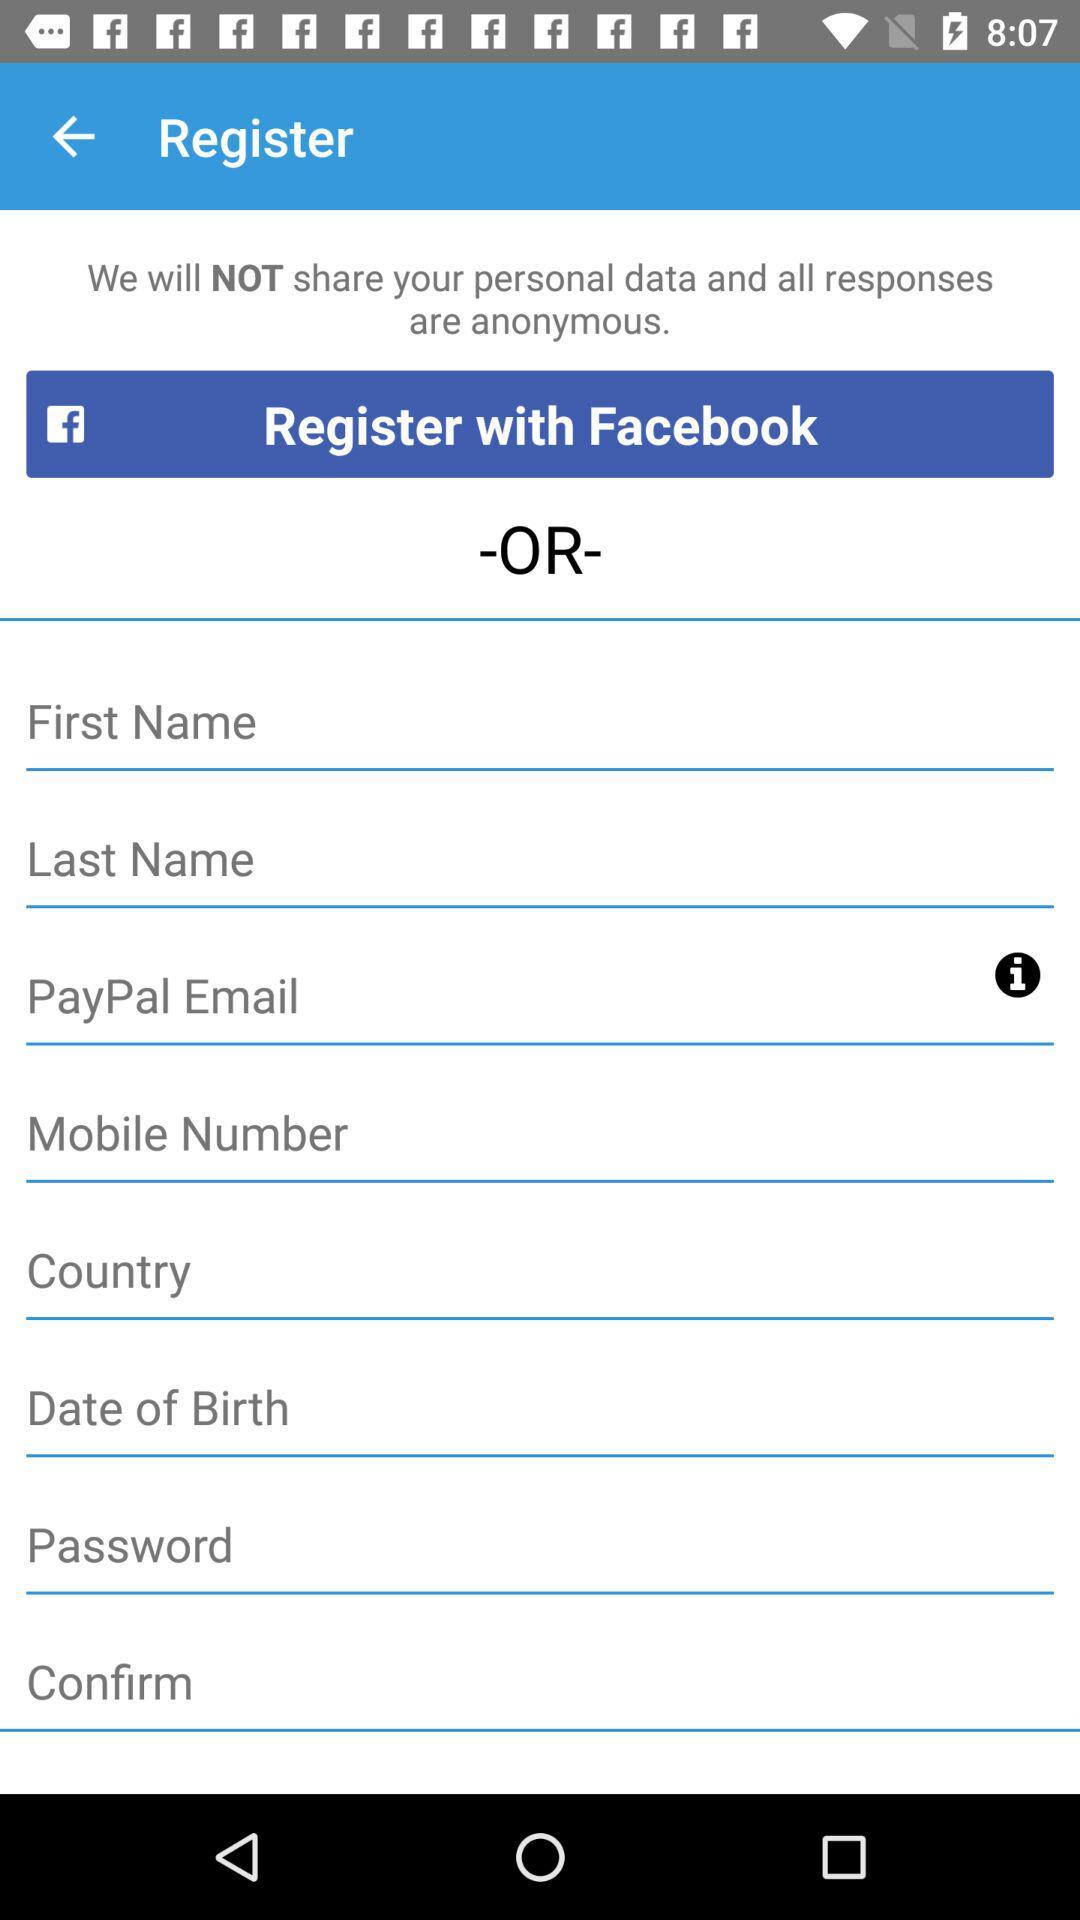 This screenshot has height=1920, width=1080. What do you see at coordinates (1017, 974) in the screenshot?
I see `the item on the right` at bounding box center [1017, 974].